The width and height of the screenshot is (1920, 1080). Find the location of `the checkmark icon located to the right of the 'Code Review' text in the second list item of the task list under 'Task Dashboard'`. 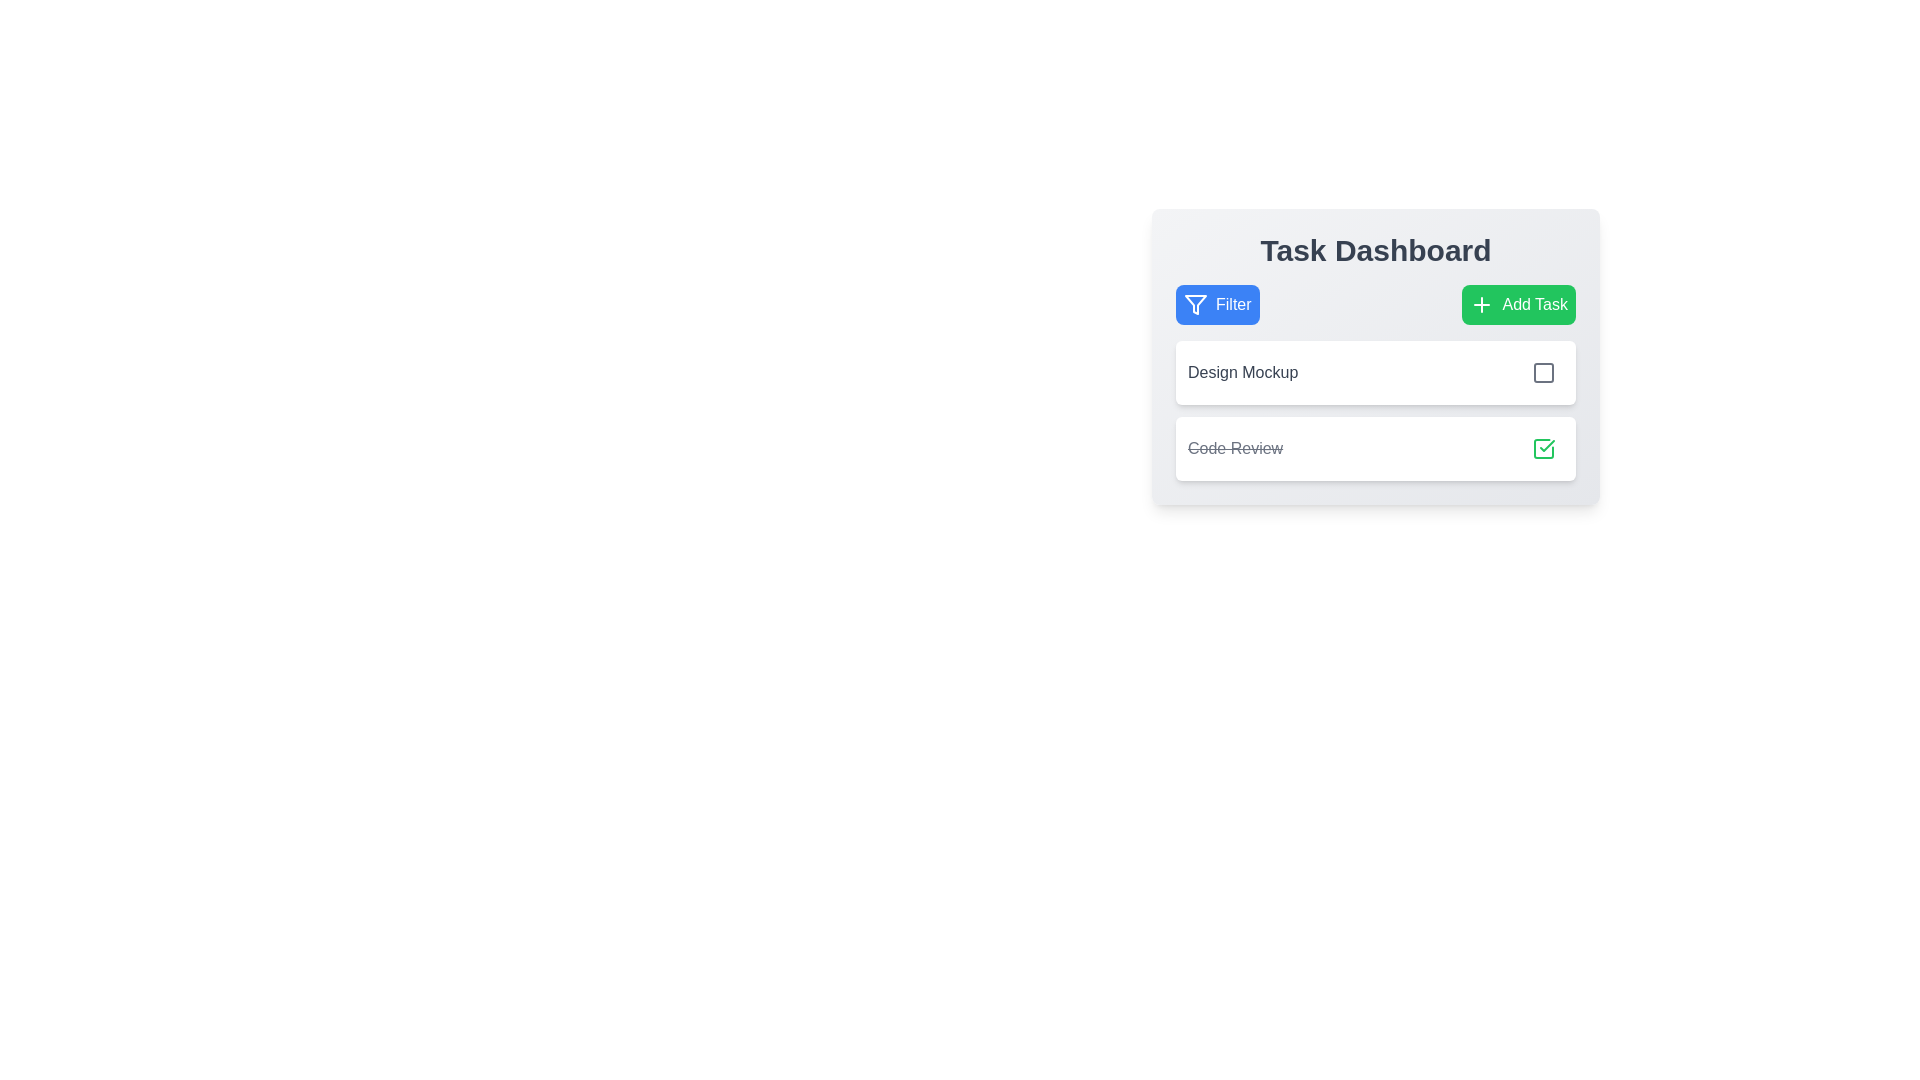

the checkmark icon located to the right of the 'Code Review' text in the second list item of the task list under 'Task Dashboard' is located at coordinates (1546, 445).